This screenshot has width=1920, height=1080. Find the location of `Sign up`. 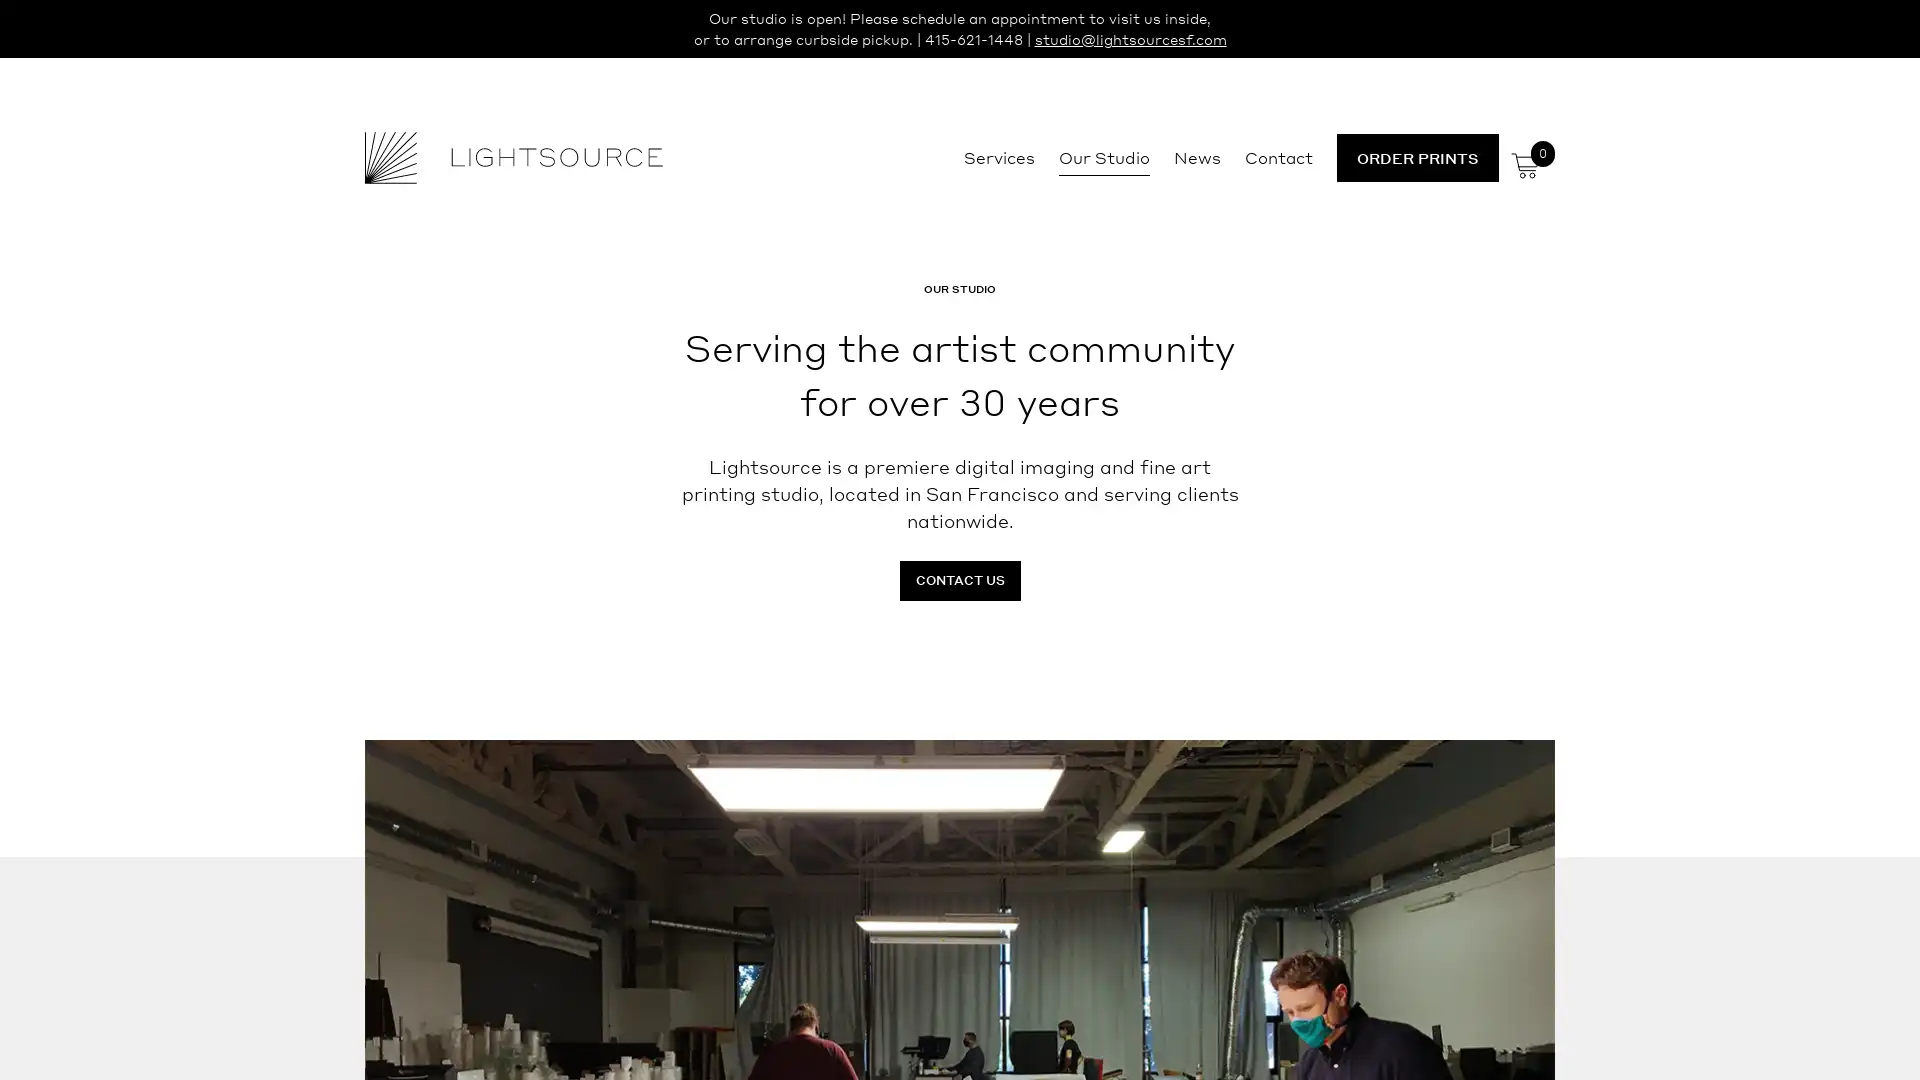

Sign up is located at coordinates (1147, 696).